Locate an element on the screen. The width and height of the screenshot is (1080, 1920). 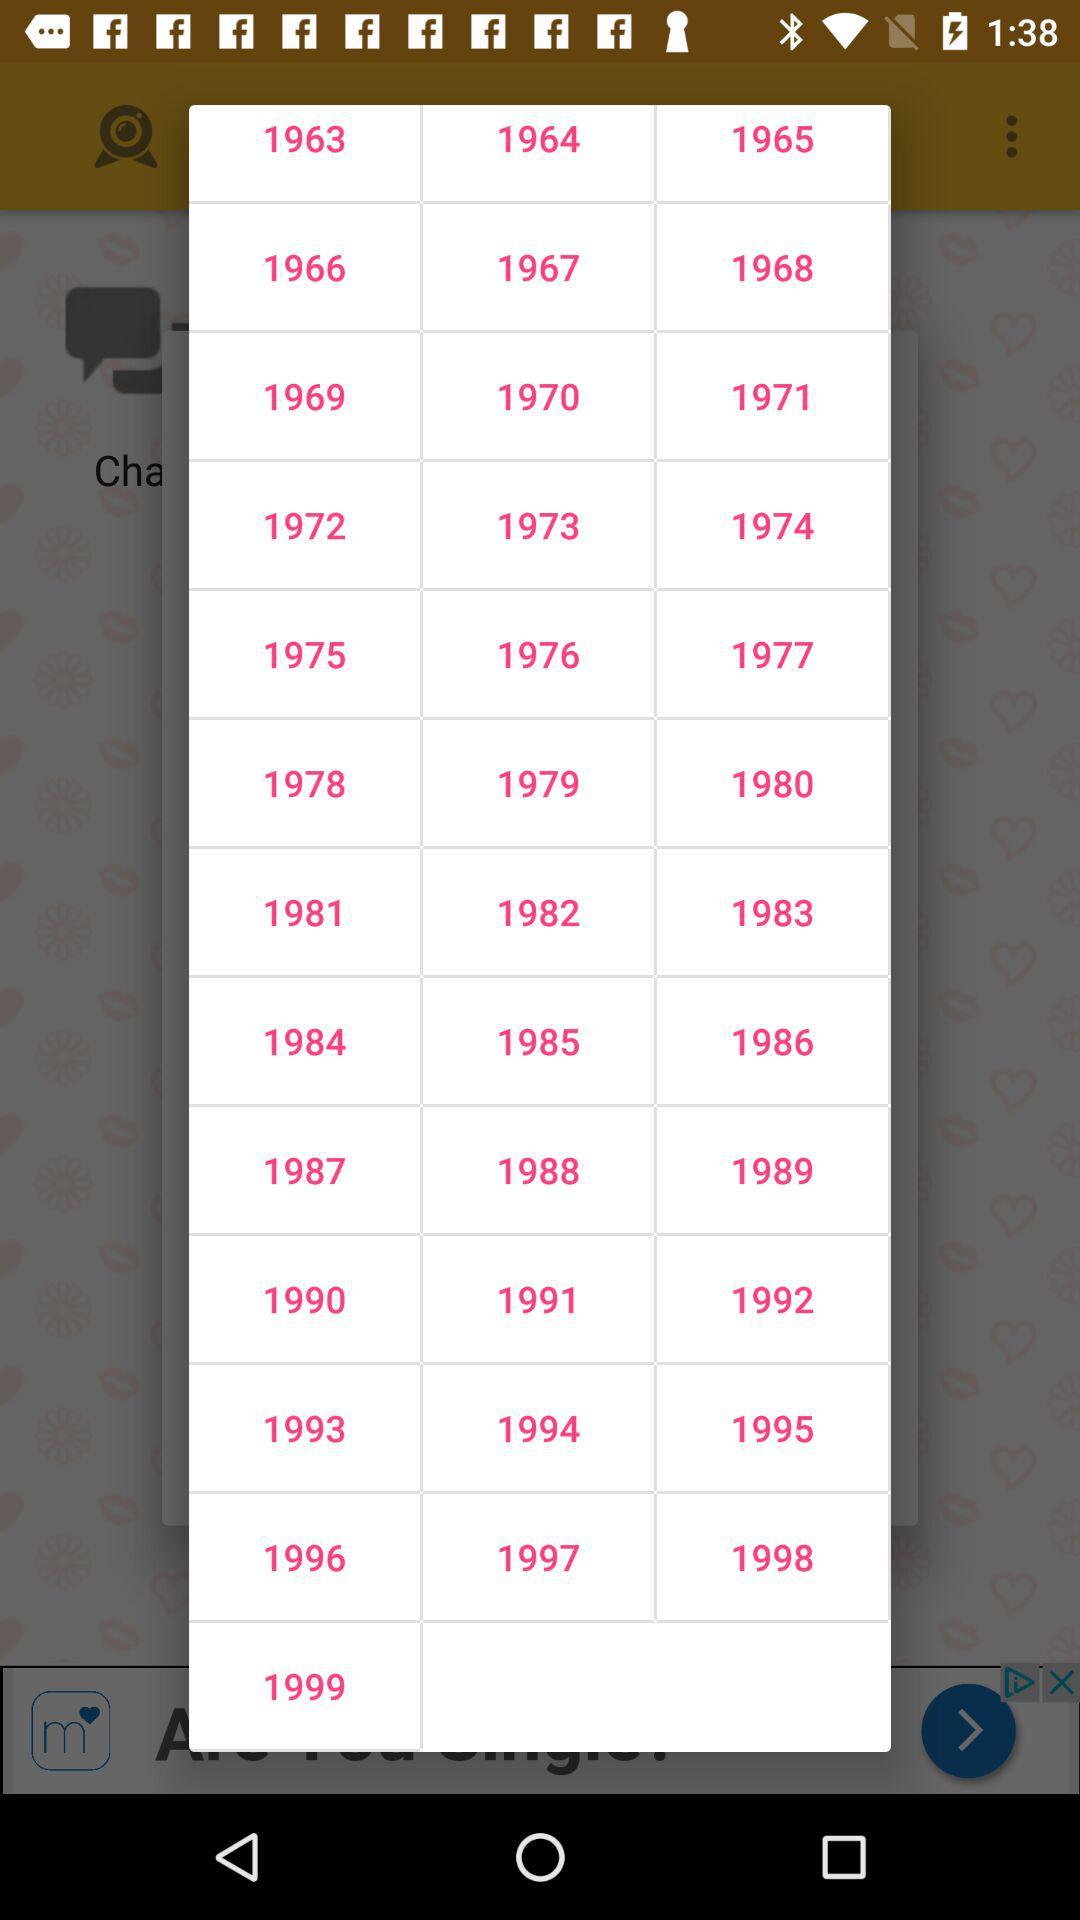
1972 icon is located at coordinates (304, 524).